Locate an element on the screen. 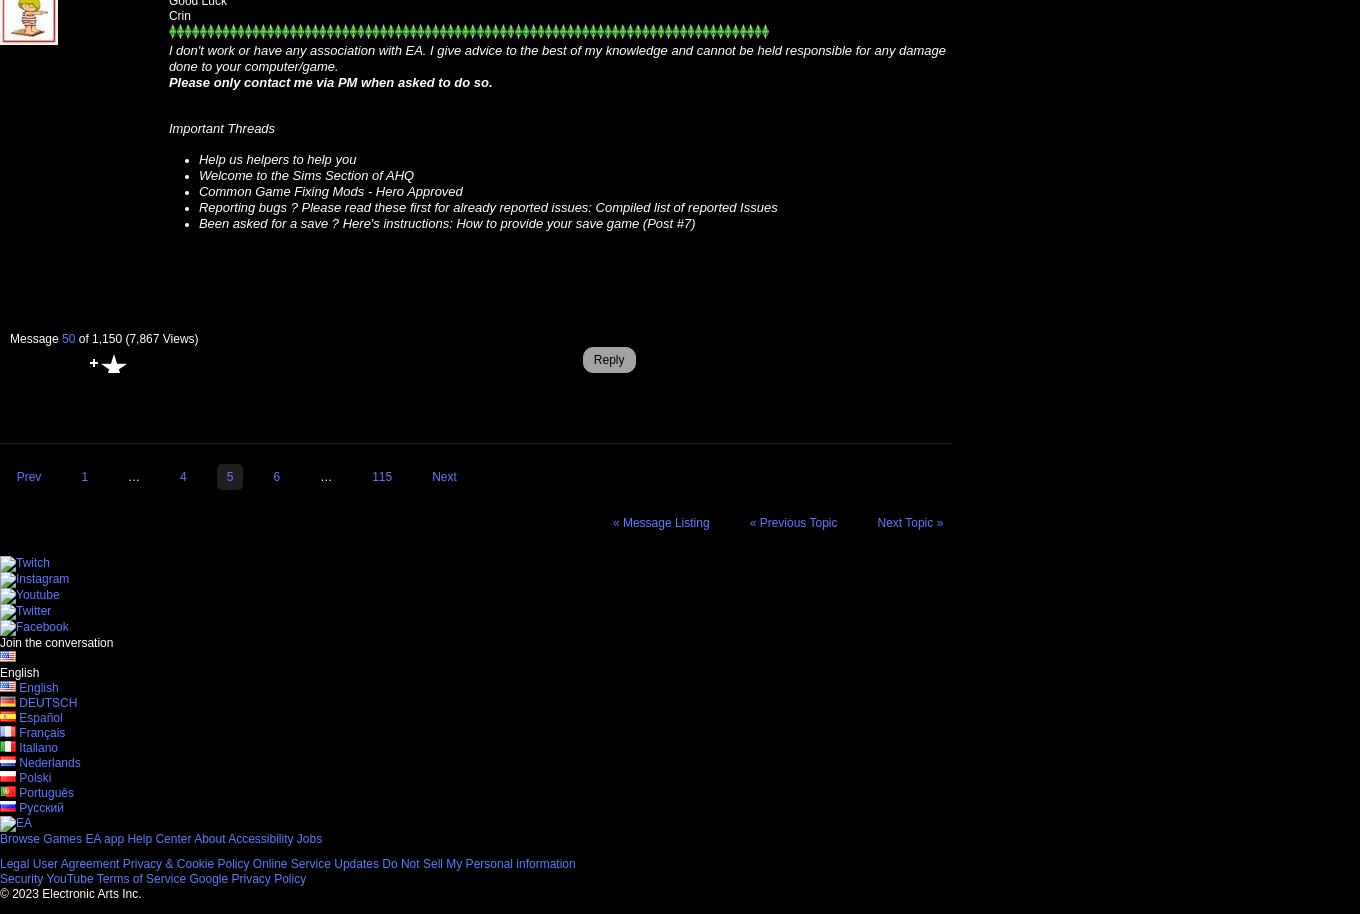 Image resolution: width=1360 pixels, height=914 pixels. 'DEUTSCH' is located at coordinates (48, 701).